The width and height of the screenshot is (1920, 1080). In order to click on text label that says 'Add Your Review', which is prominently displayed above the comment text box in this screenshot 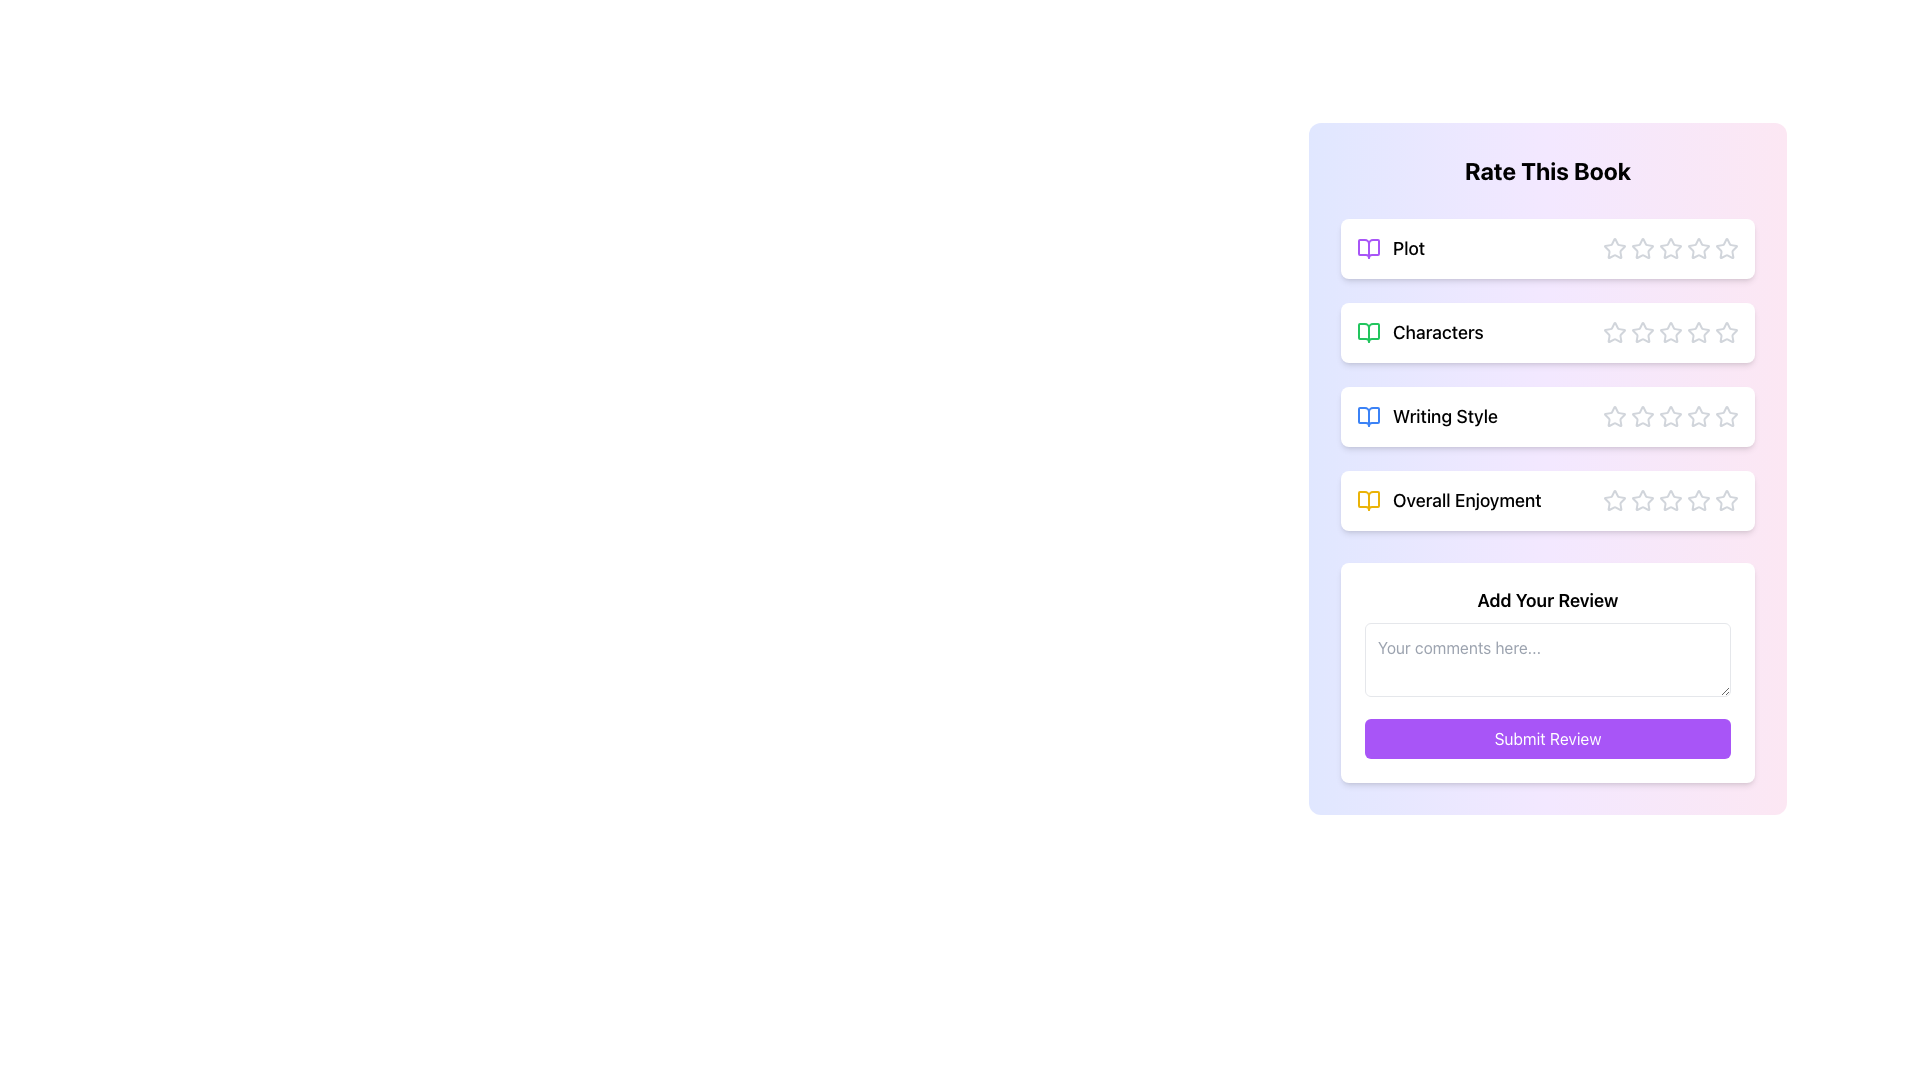, I will do `click(1547, 600)`.